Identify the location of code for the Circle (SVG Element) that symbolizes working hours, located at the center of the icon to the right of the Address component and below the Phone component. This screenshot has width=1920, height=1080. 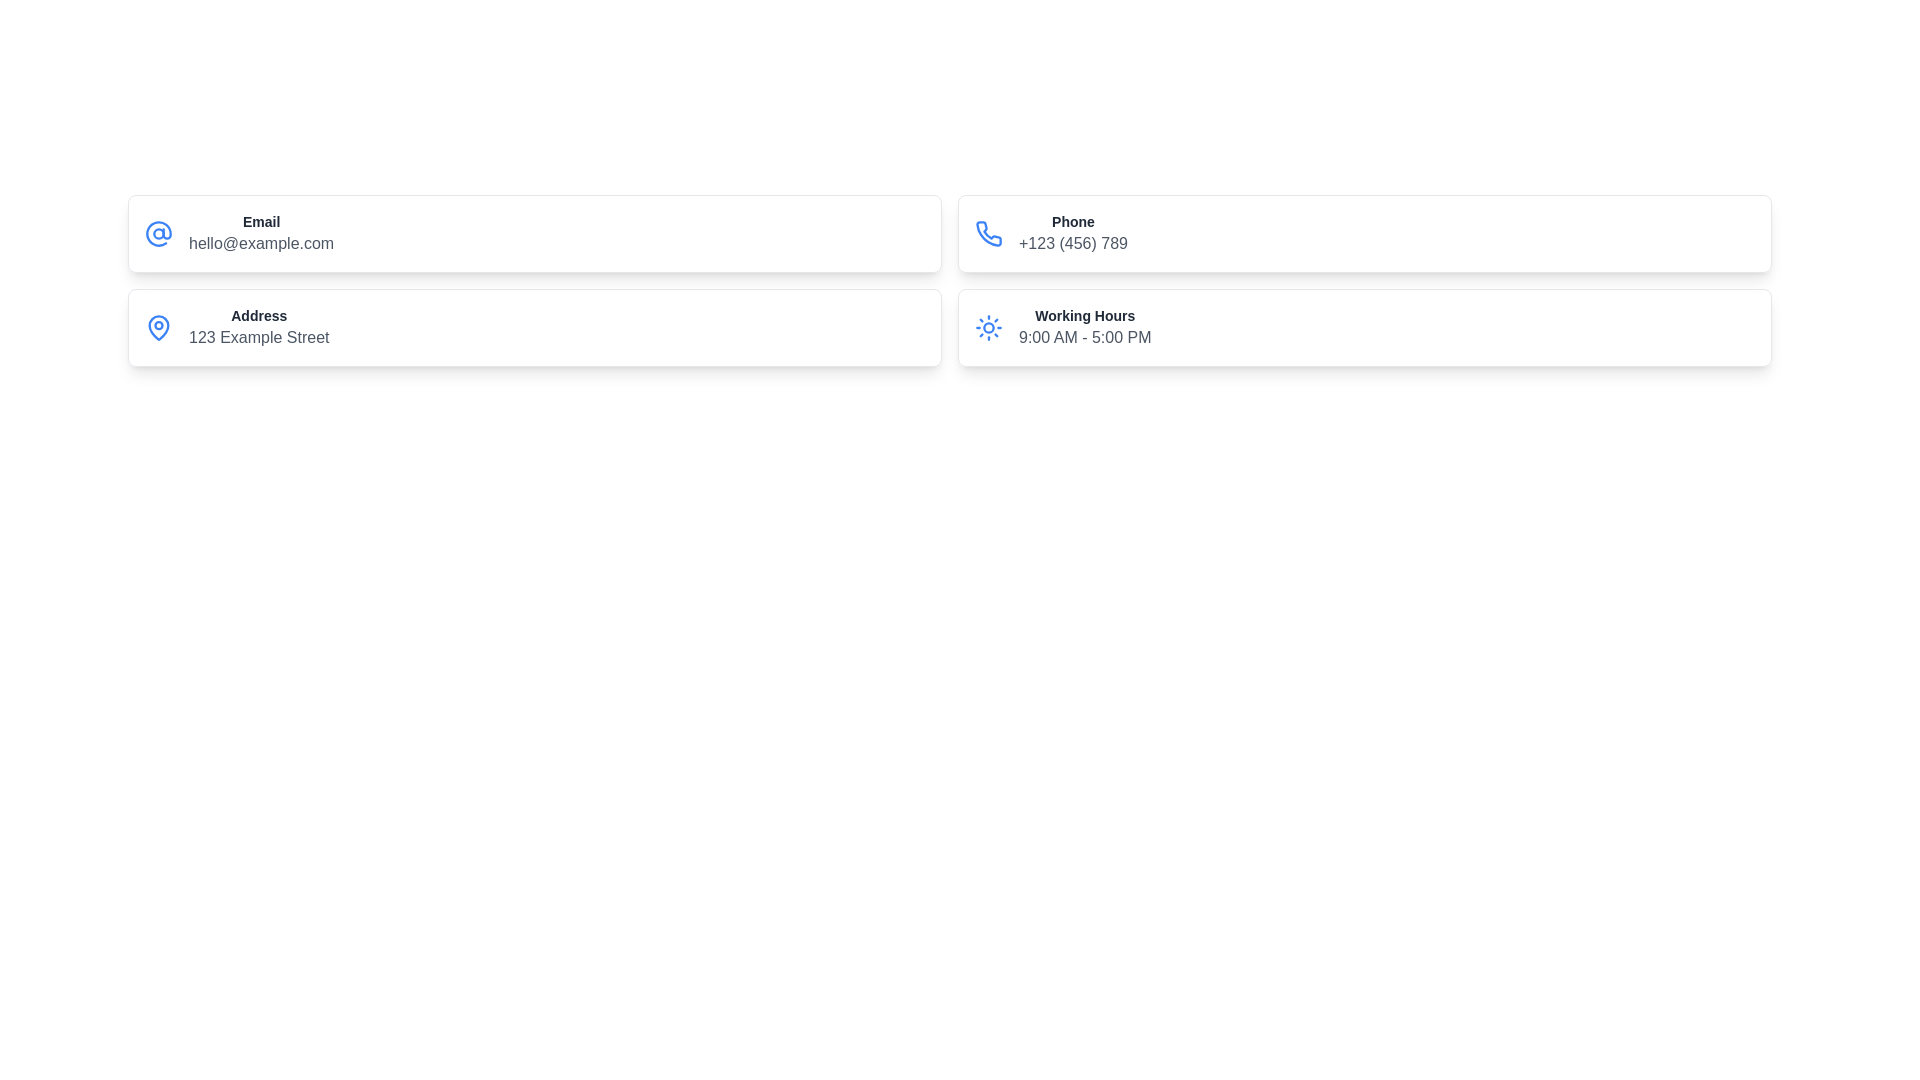
(988, 326).